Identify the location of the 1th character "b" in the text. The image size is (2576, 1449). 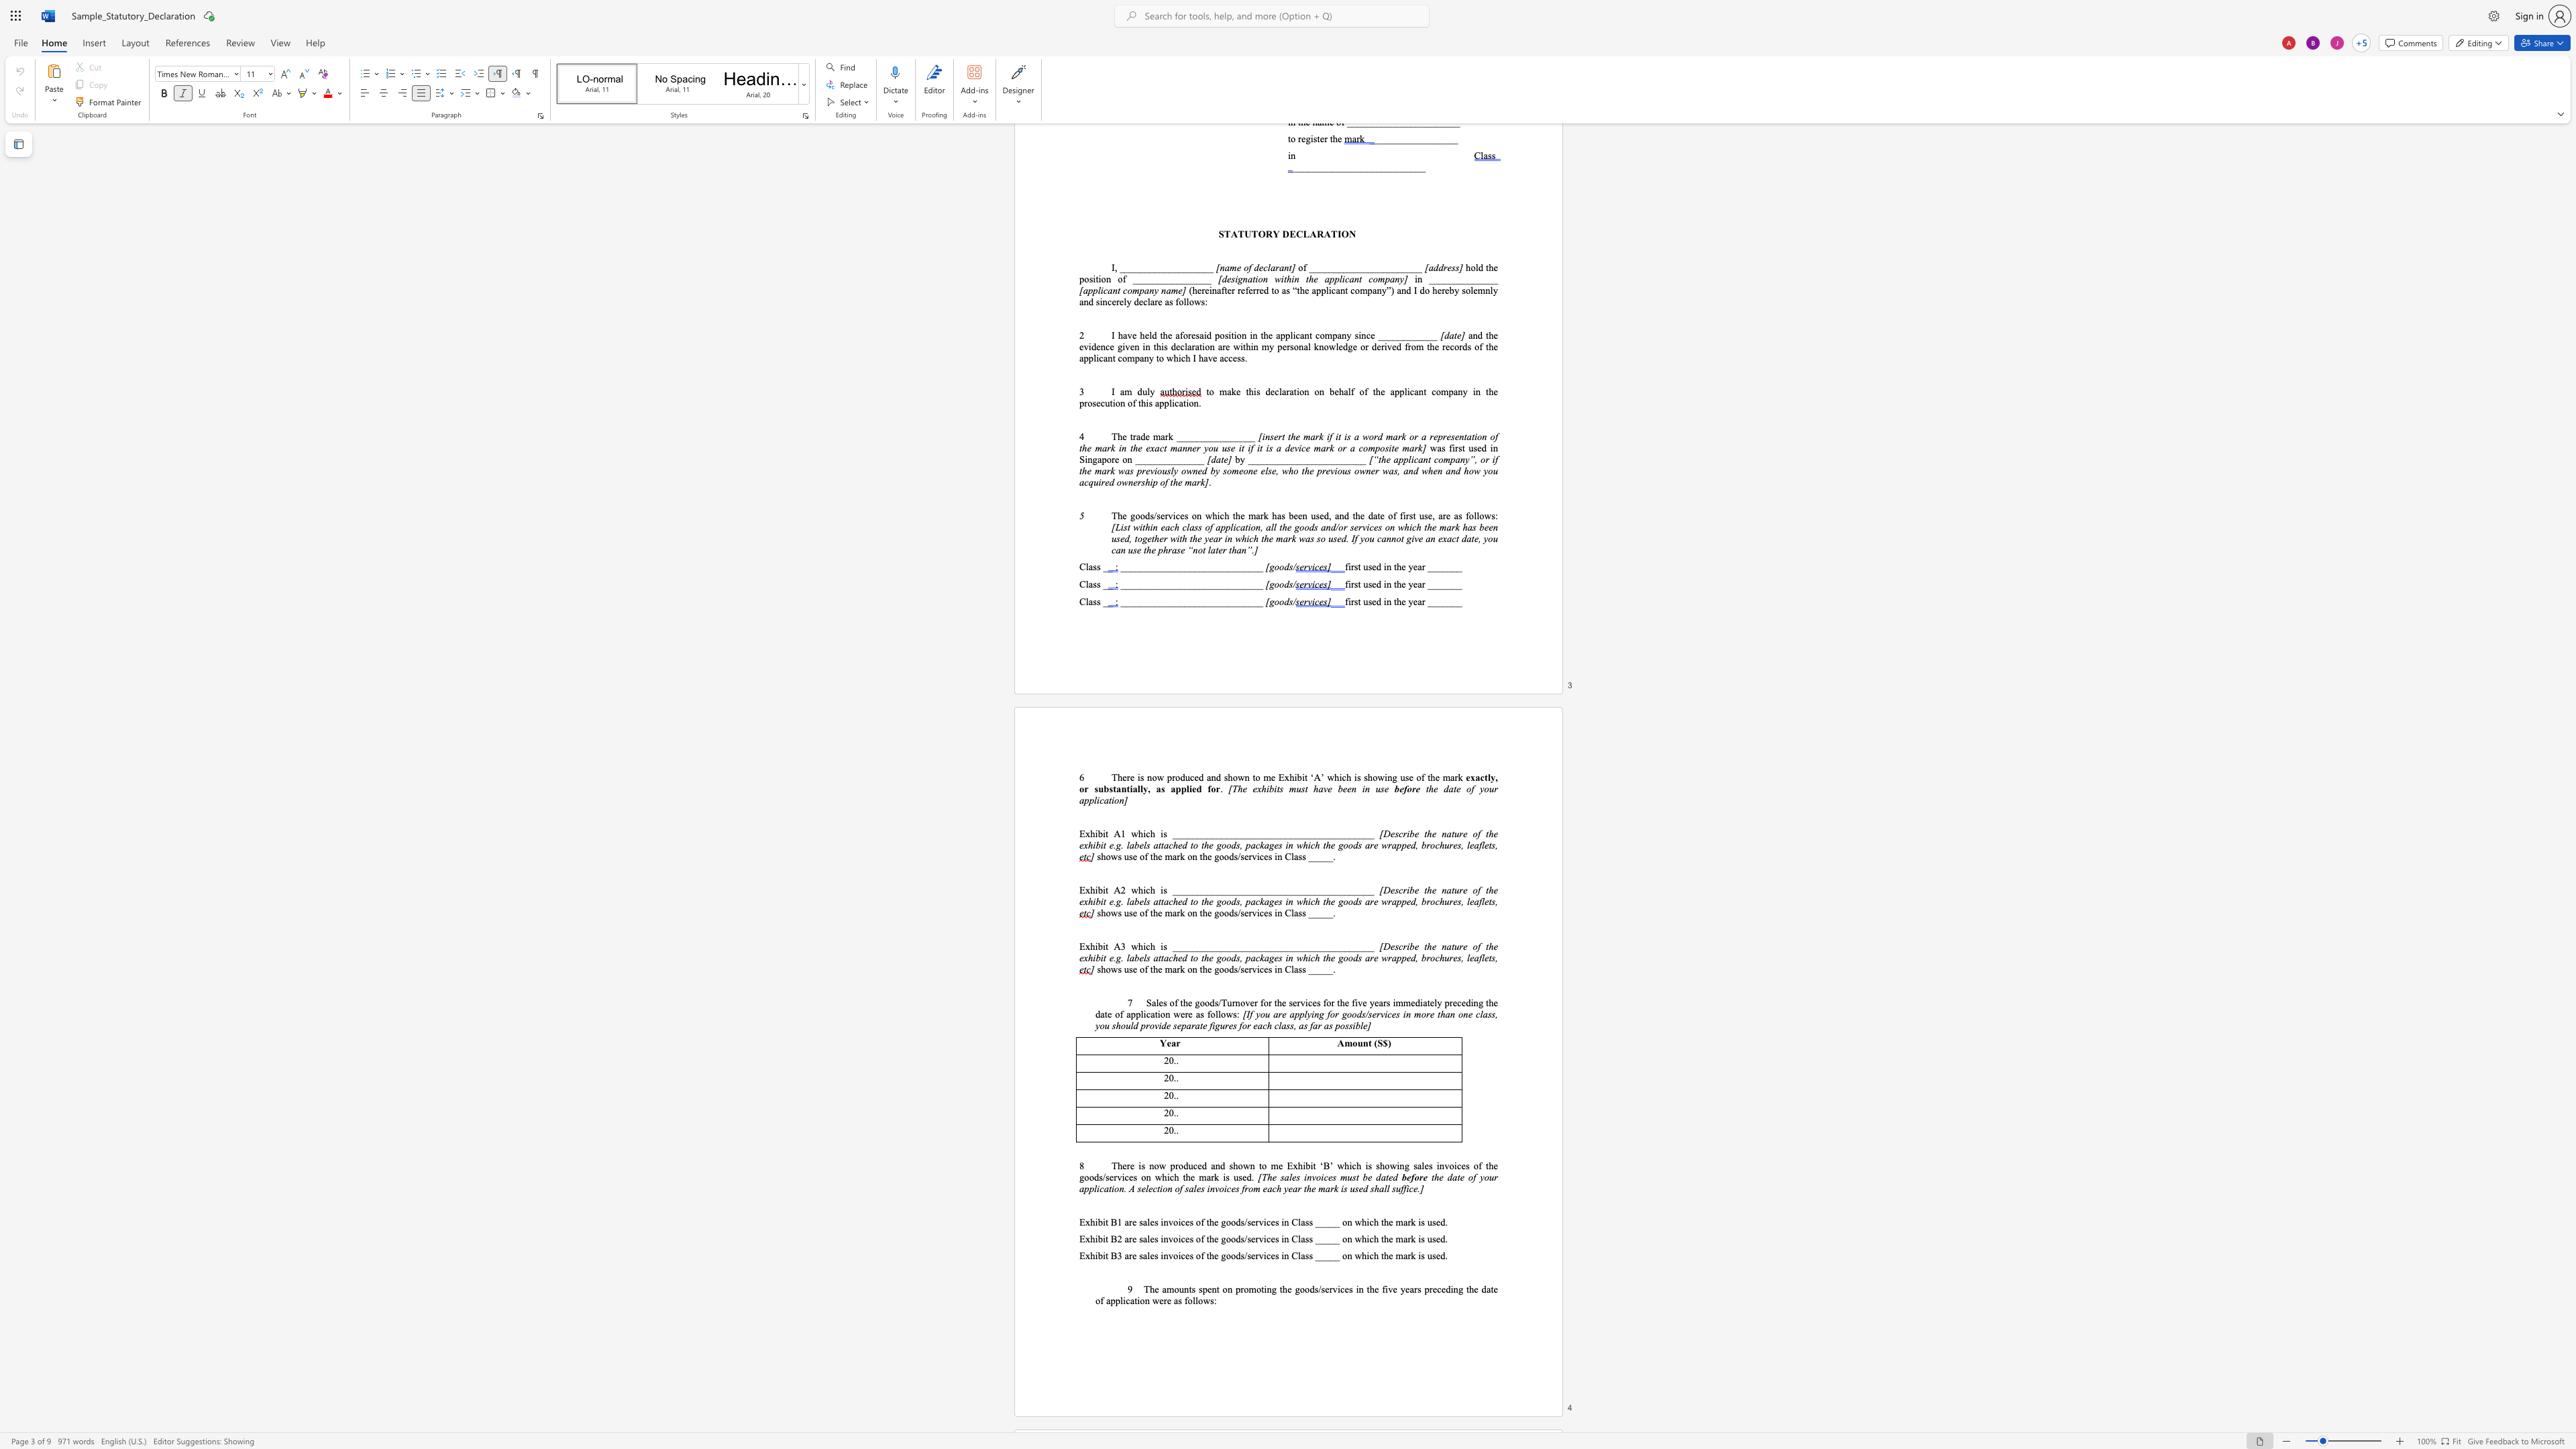
(1136, 956).